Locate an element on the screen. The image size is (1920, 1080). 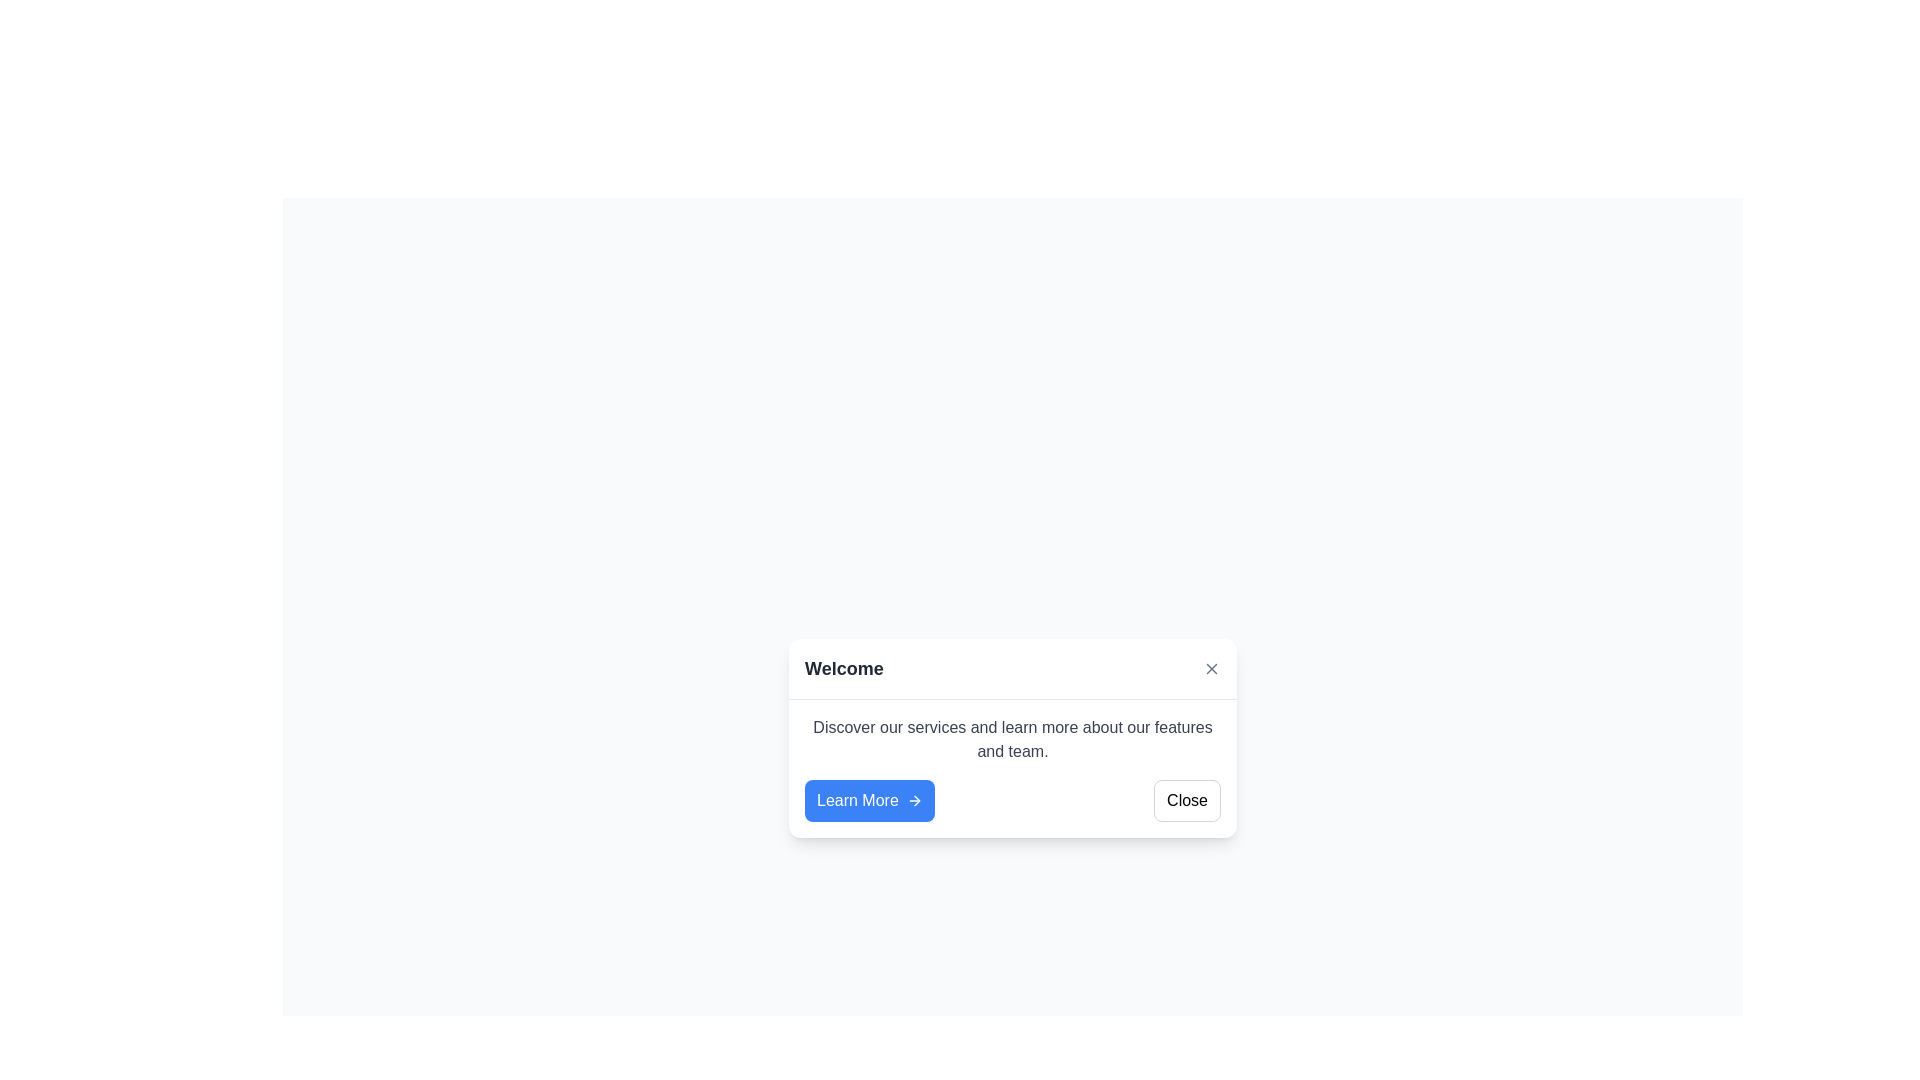
the close button located at the top-right corner of the box containing the heading 'Welcome' is located at coordinates (1210, 668).